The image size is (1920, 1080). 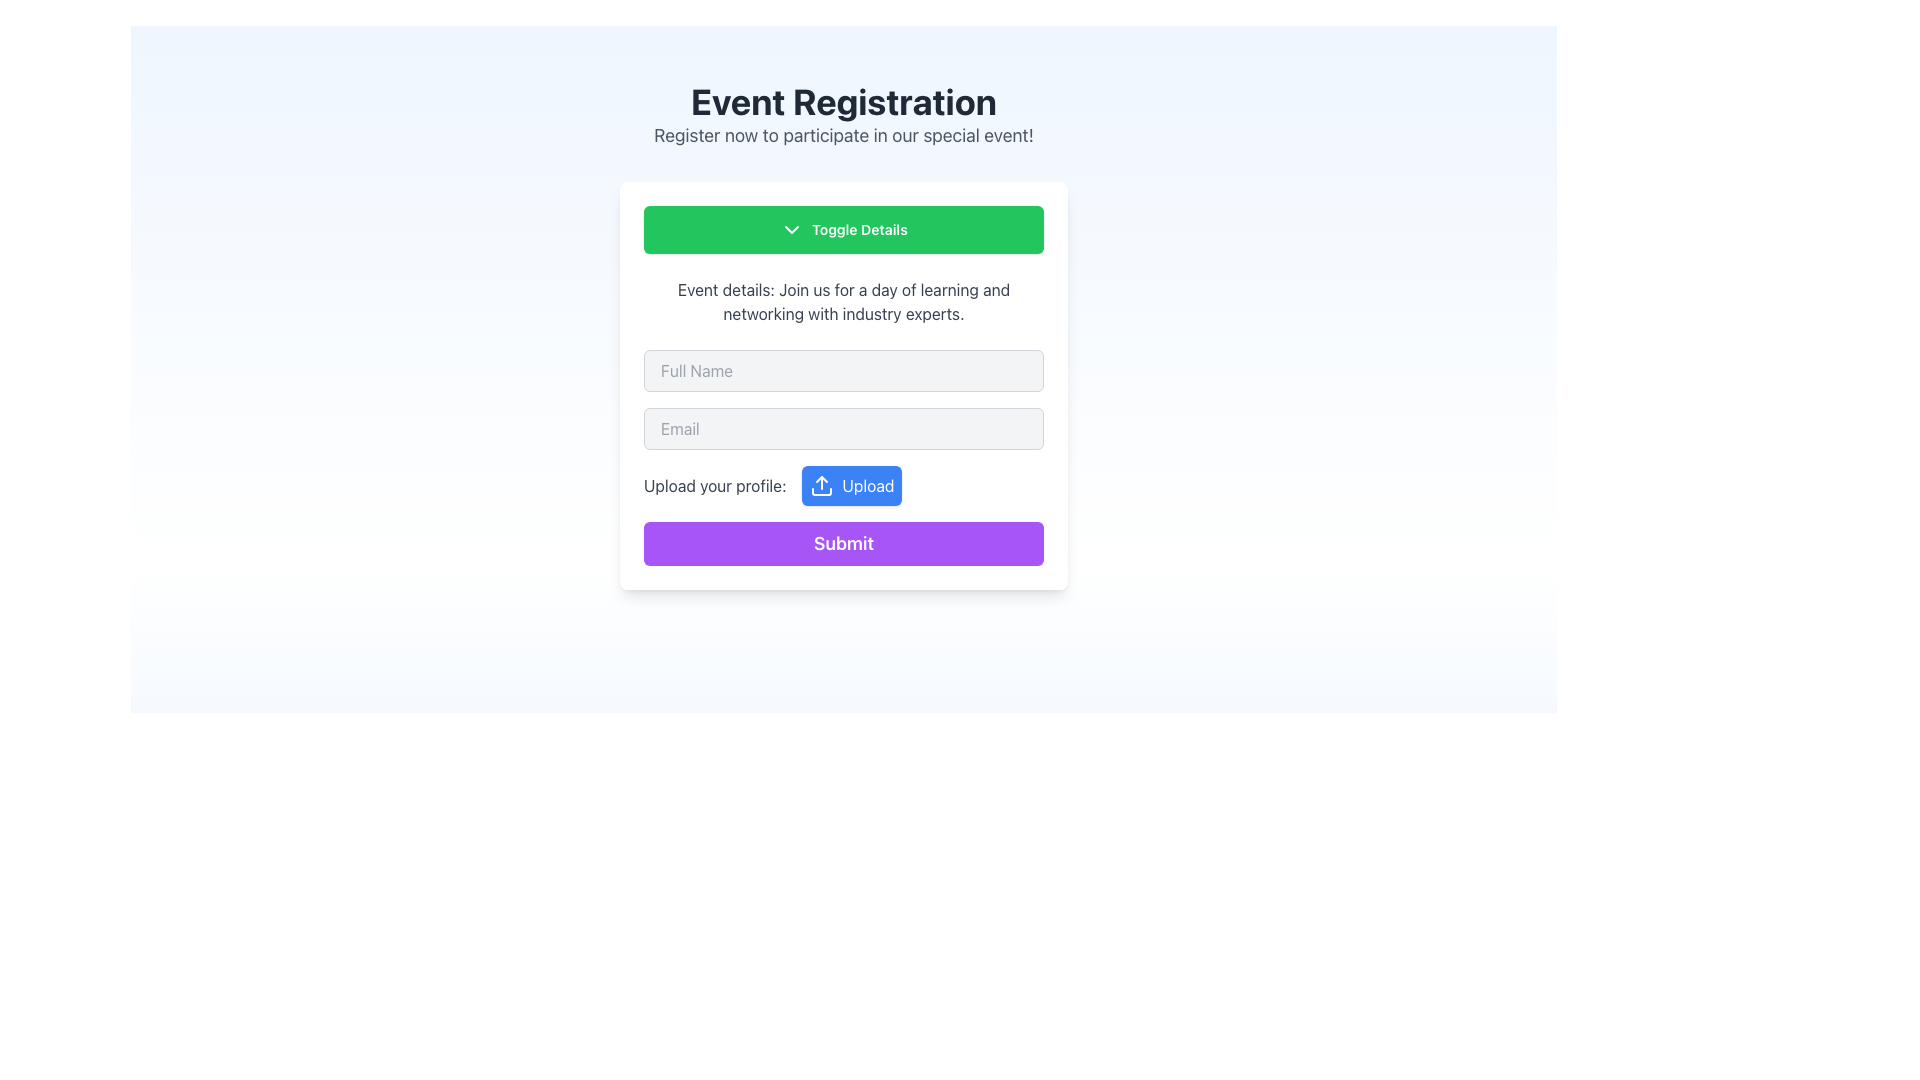 I want to click on the decorative graphic of the upload icon, which is a curved line resembling the bottom portion of a rectangle with rounded corners, located to the left of the 'Upload' text in the registration form, so click(x=822, y=492).